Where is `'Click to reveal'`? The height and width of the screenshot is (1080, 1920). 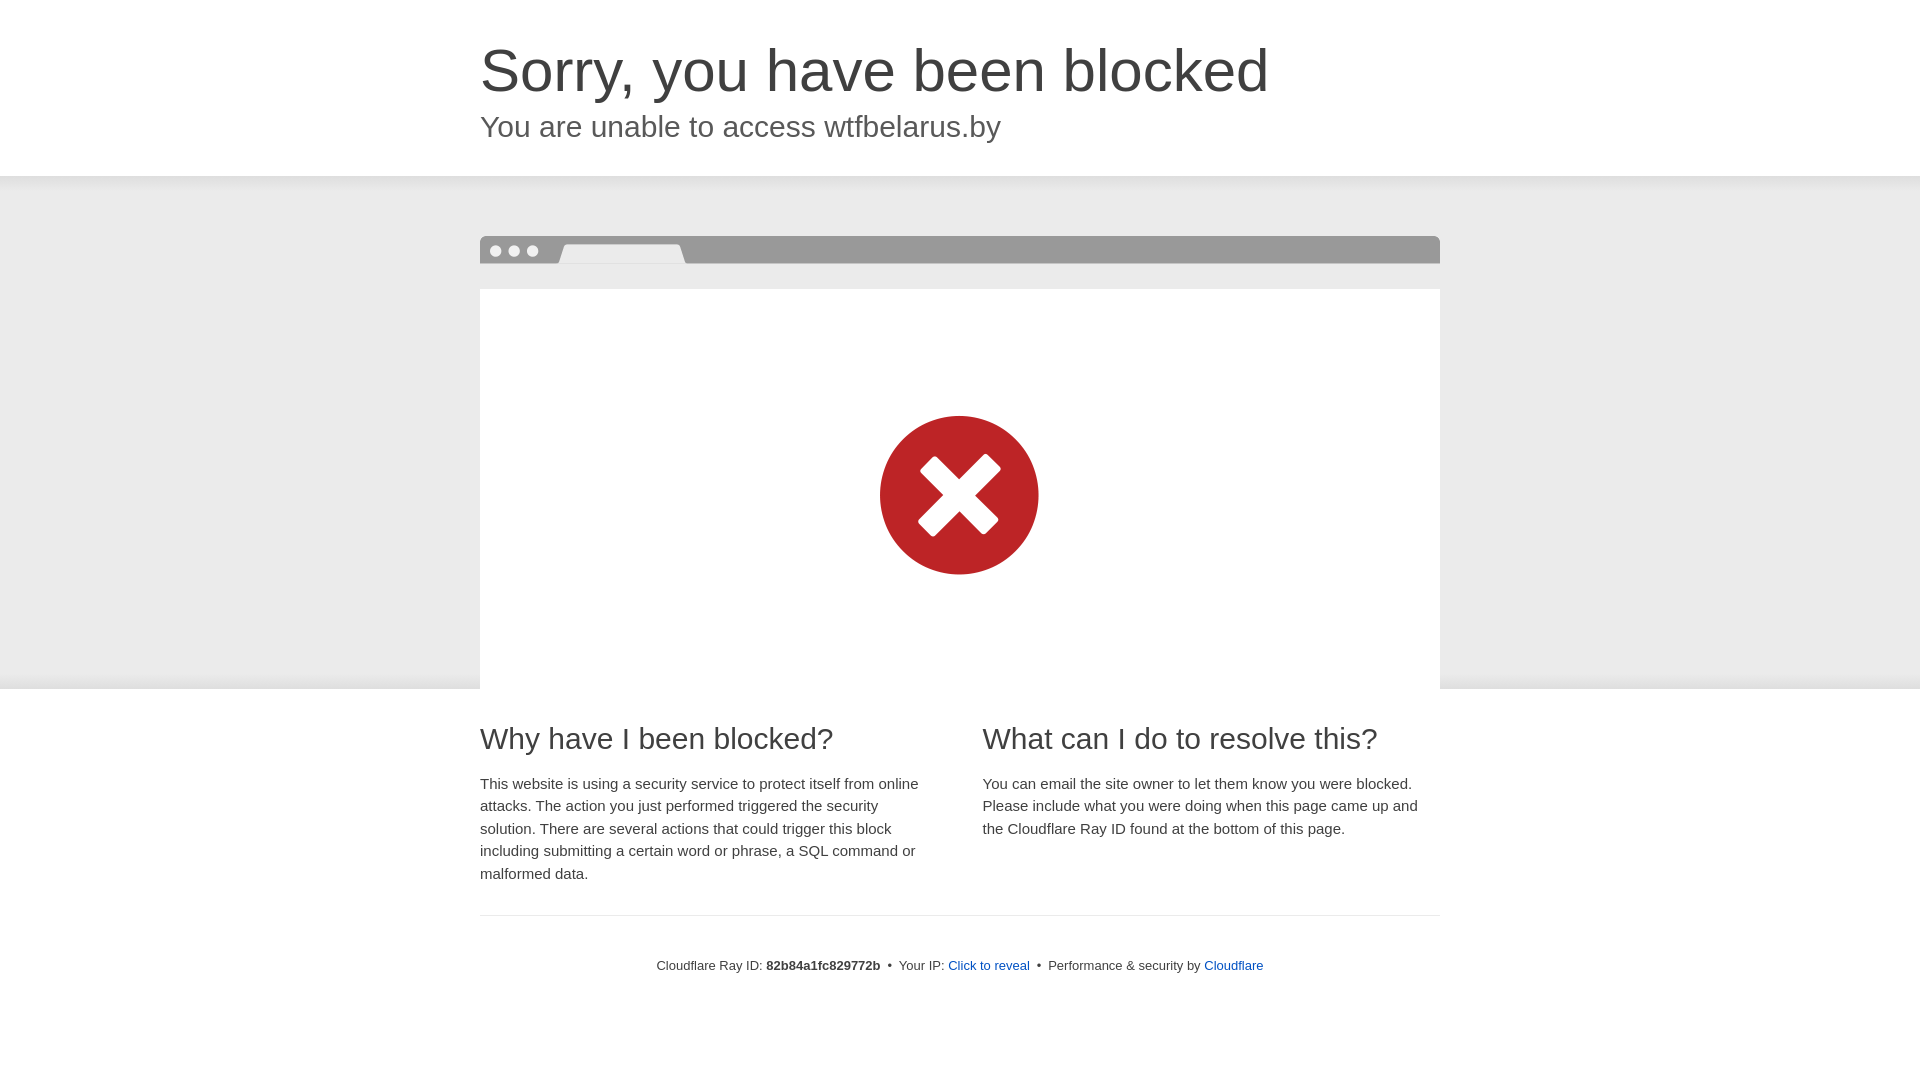
'Click to reveal' is located at coordinates (988, 964).